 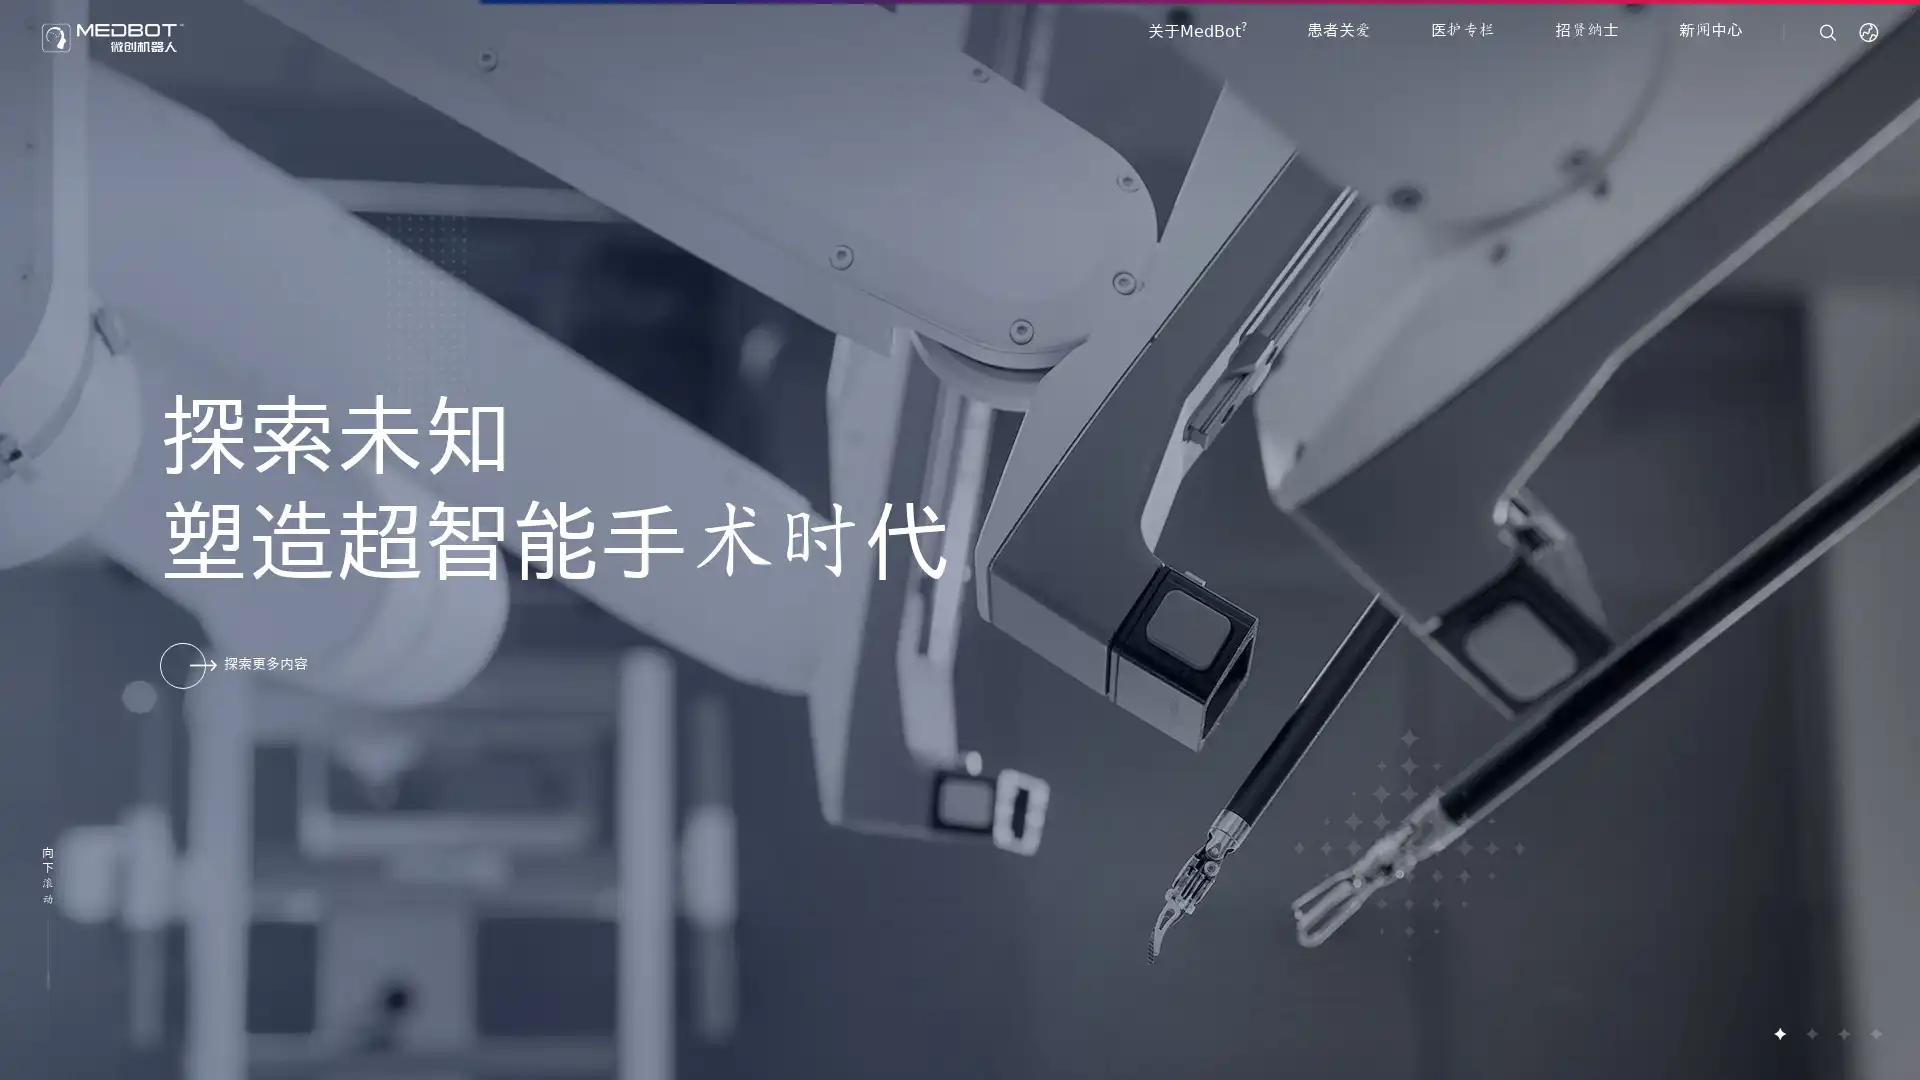 What do you see at coordinates (1810, 1033) in the screenshot?
I see `Go to slide 2` at bounding box center [1810, 1033].